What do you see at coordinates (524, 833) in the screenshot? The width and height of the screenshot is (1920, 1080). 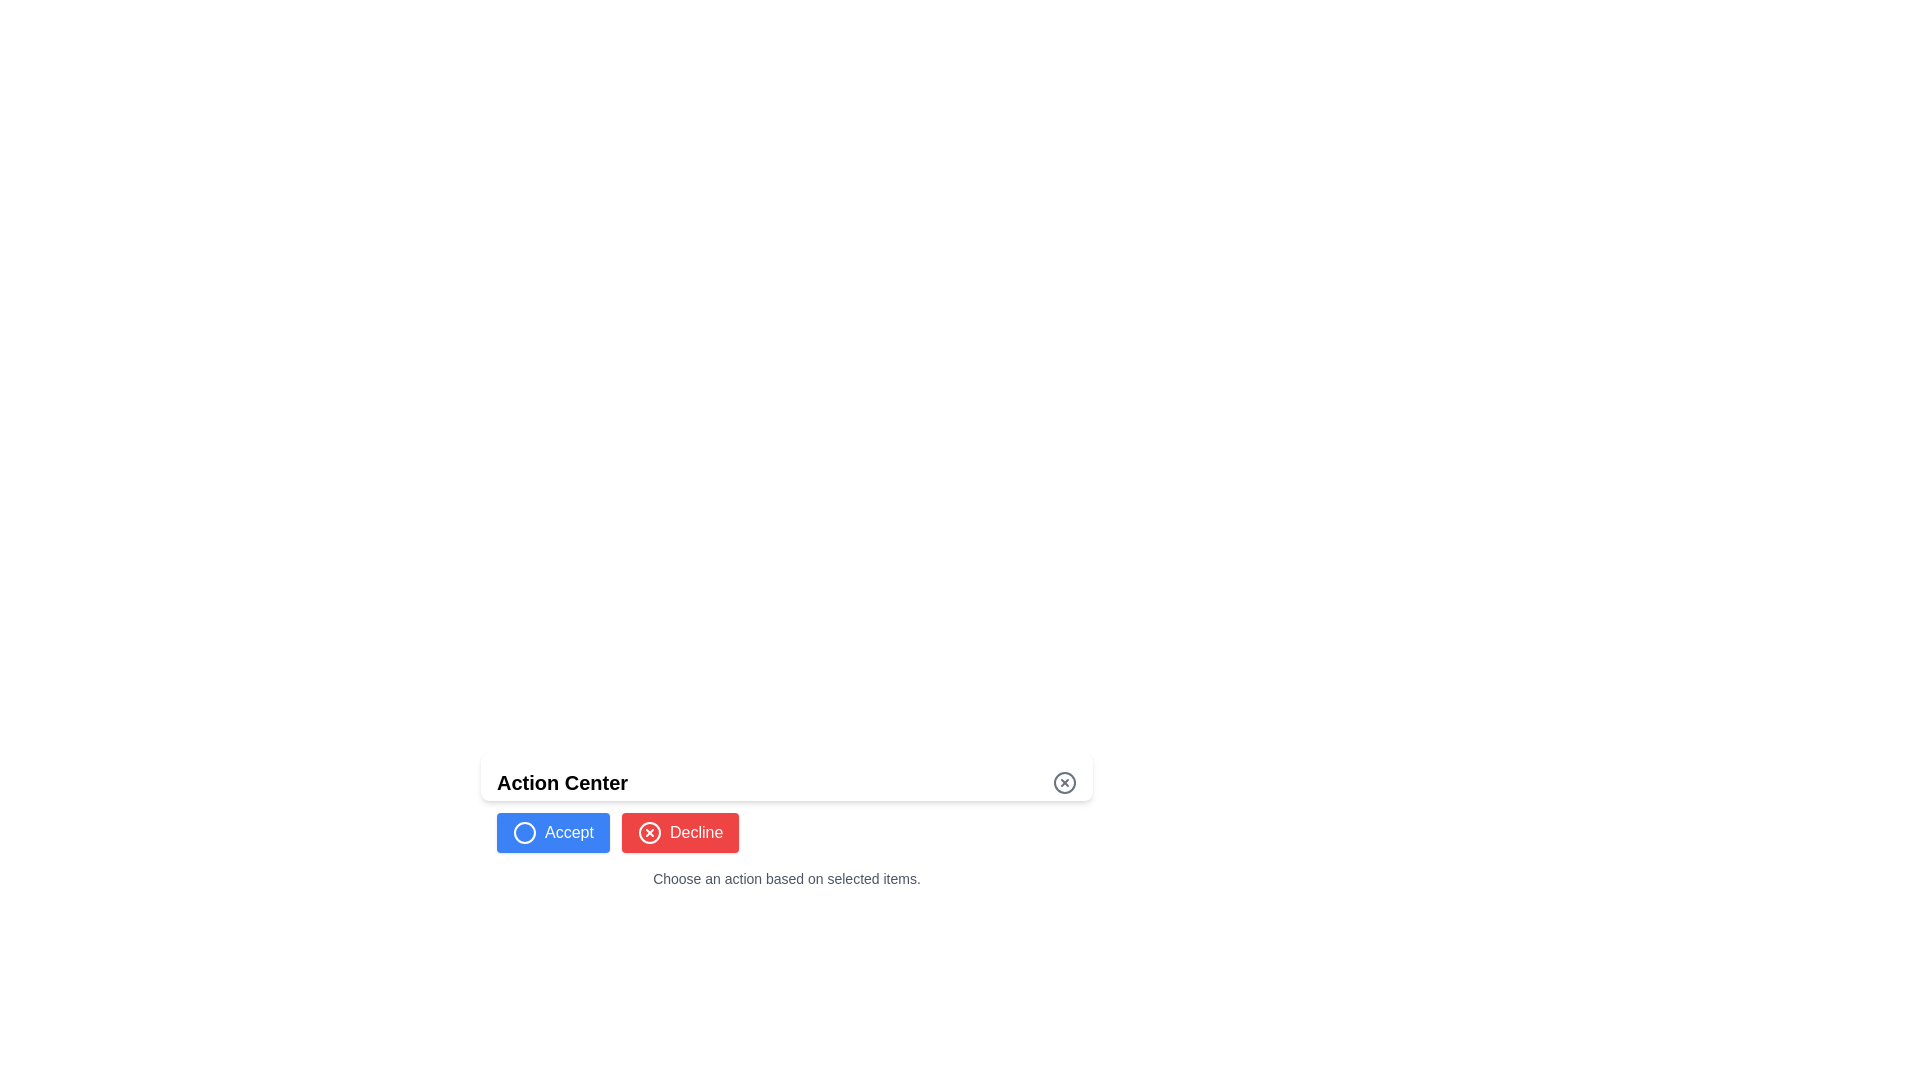 I see `the SVG icon - a circle located in the left section of the 'Accept' button to interact with it` at bounding box center [524, 833].